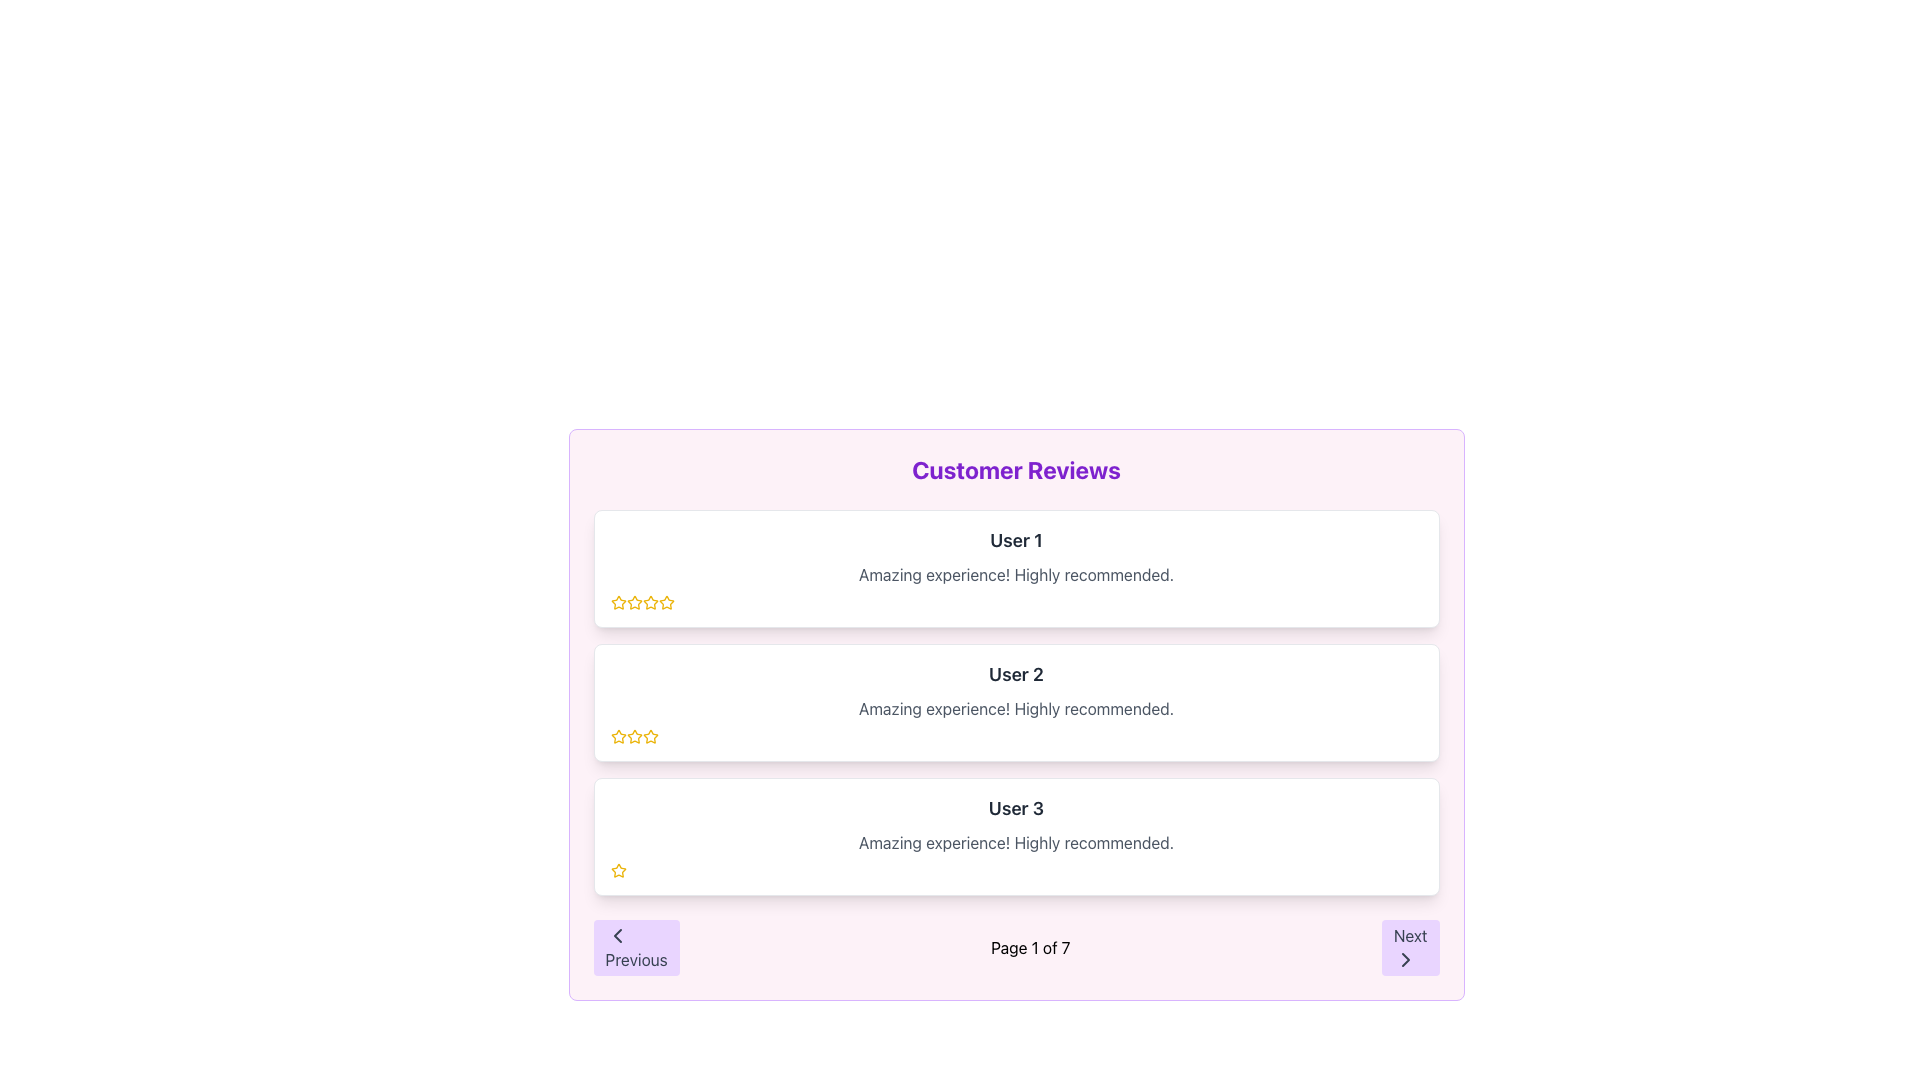  Describe the element at coordinates (1016, 837) in the screenshot. I see `the user review card, which is the third card in the vertically stacked list under 'User 2' in the 'Customer Reviews' section` at that location.